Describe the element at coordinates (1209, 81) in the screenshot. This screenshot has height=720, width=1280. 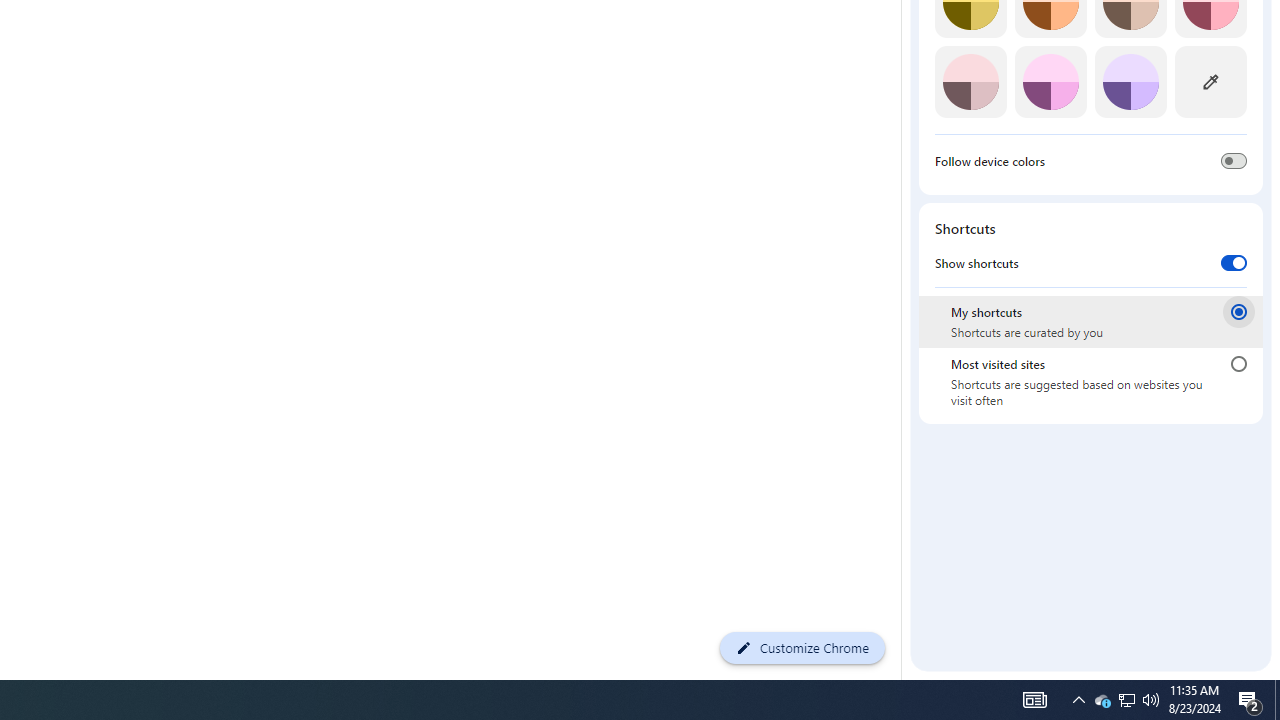
I see `'Custom color'` at that location.